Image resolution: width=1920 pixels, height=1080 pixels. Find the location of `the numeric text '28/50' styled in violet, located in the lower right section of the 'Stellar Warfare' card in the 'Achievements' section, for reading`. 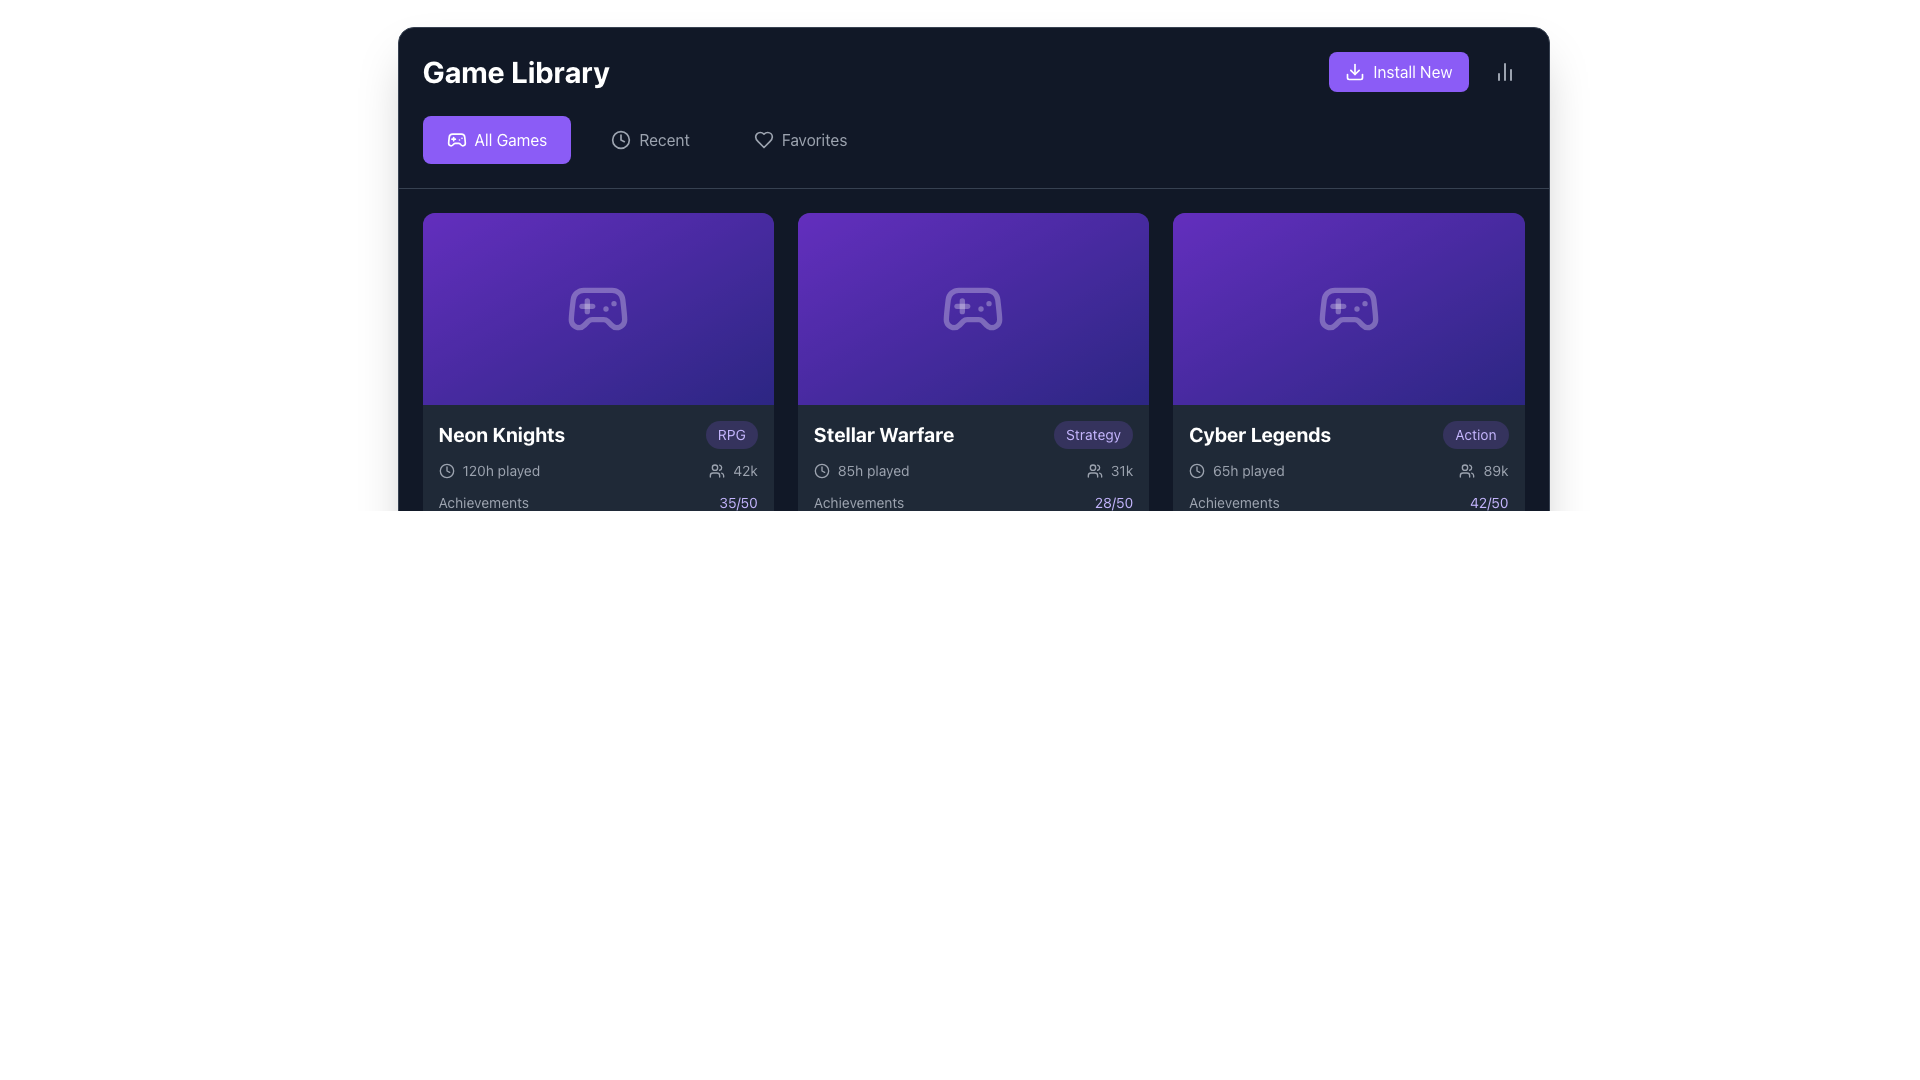

the numeric text '28/50' styled in violet, located in the lower right section of the 'Stellar Warfare' card in the 'Achievements' section, for reading is located at coordinates (1112, 501).